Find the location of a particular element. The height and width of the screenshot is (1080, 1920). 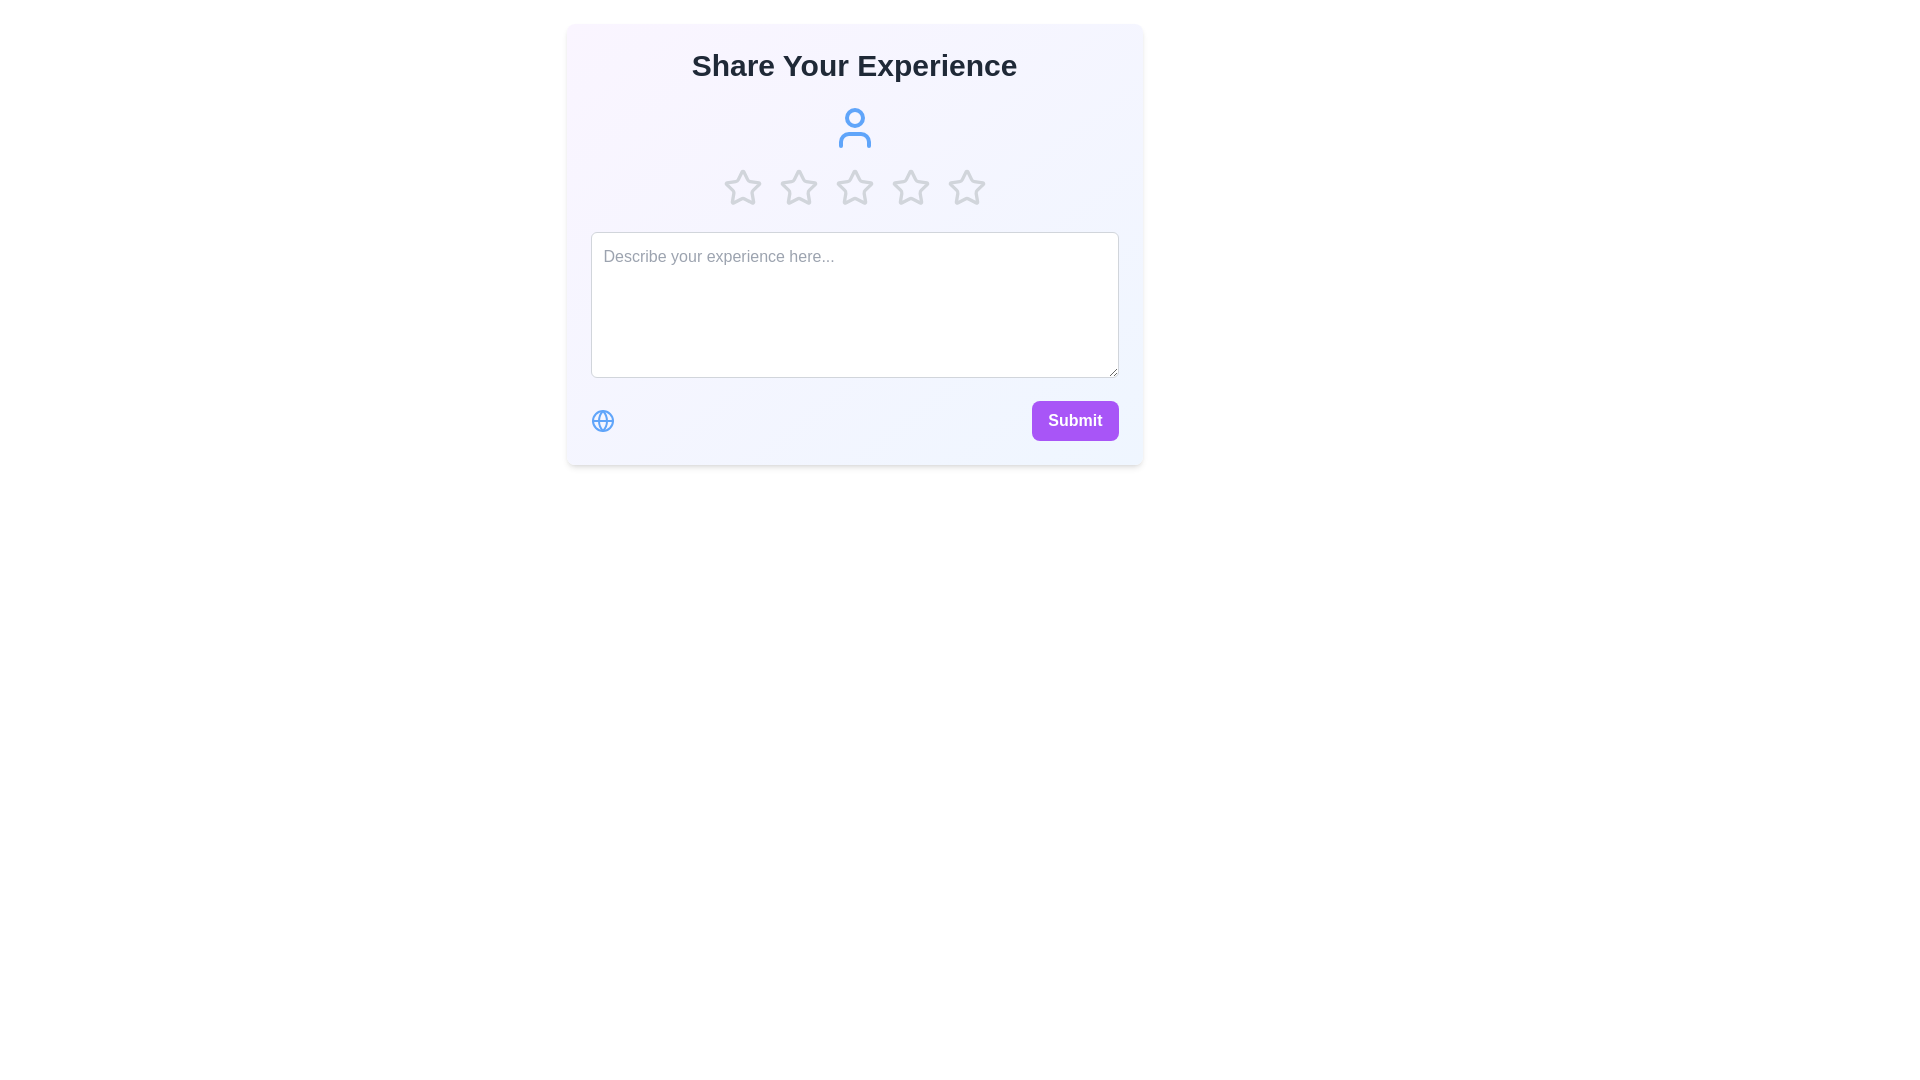

the fourth rating star in the five-level rating system is located at coordinates (966, 187).